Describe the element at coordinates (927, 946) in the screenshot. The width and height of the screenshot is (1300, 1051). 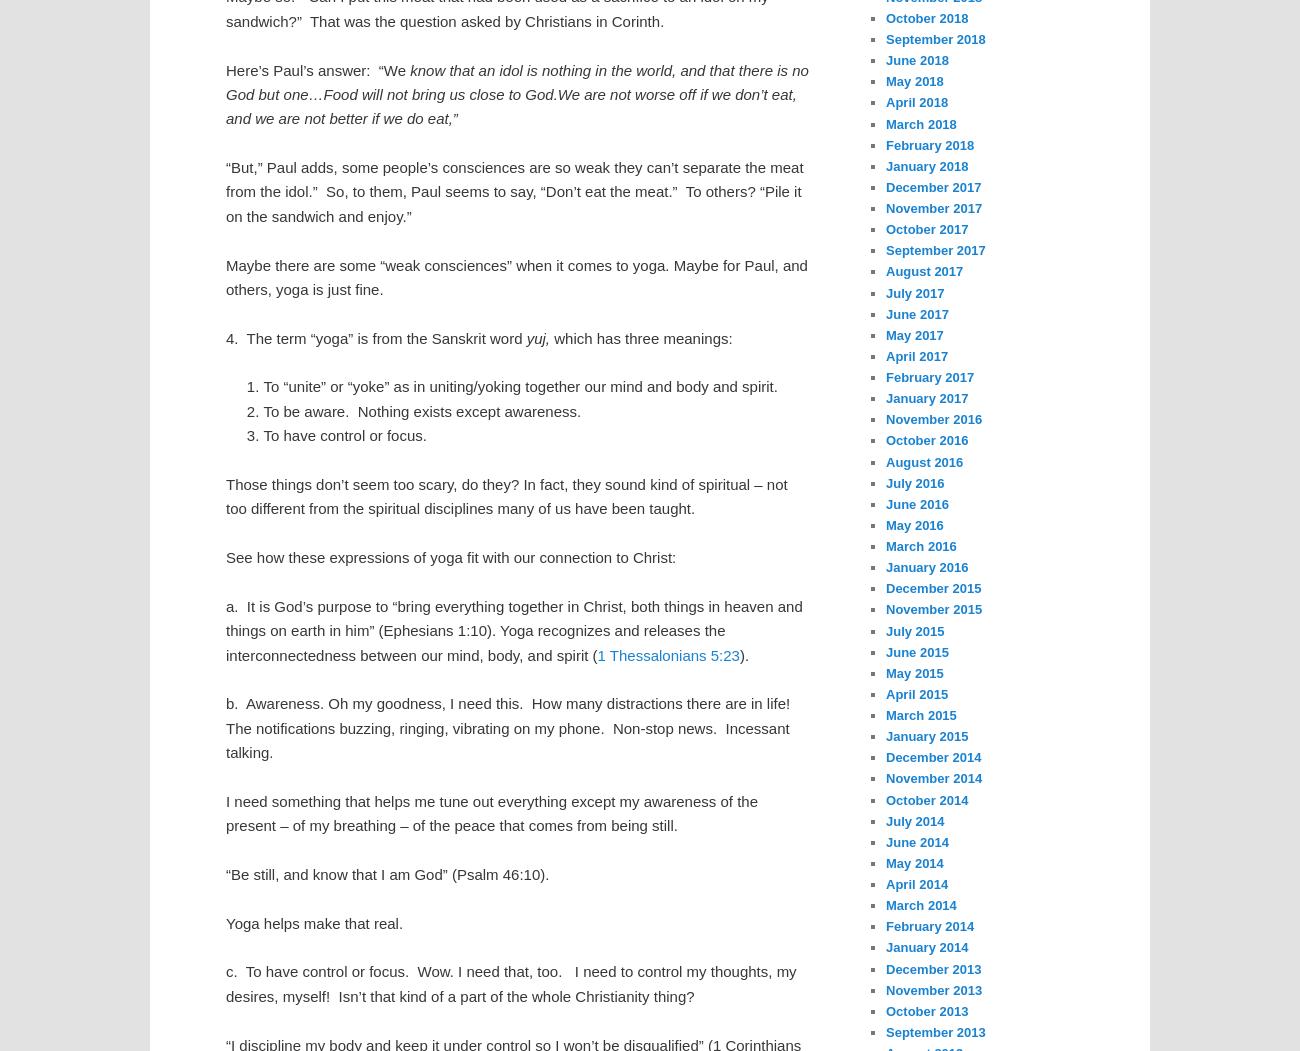
I see `'January 2014'` at that location.